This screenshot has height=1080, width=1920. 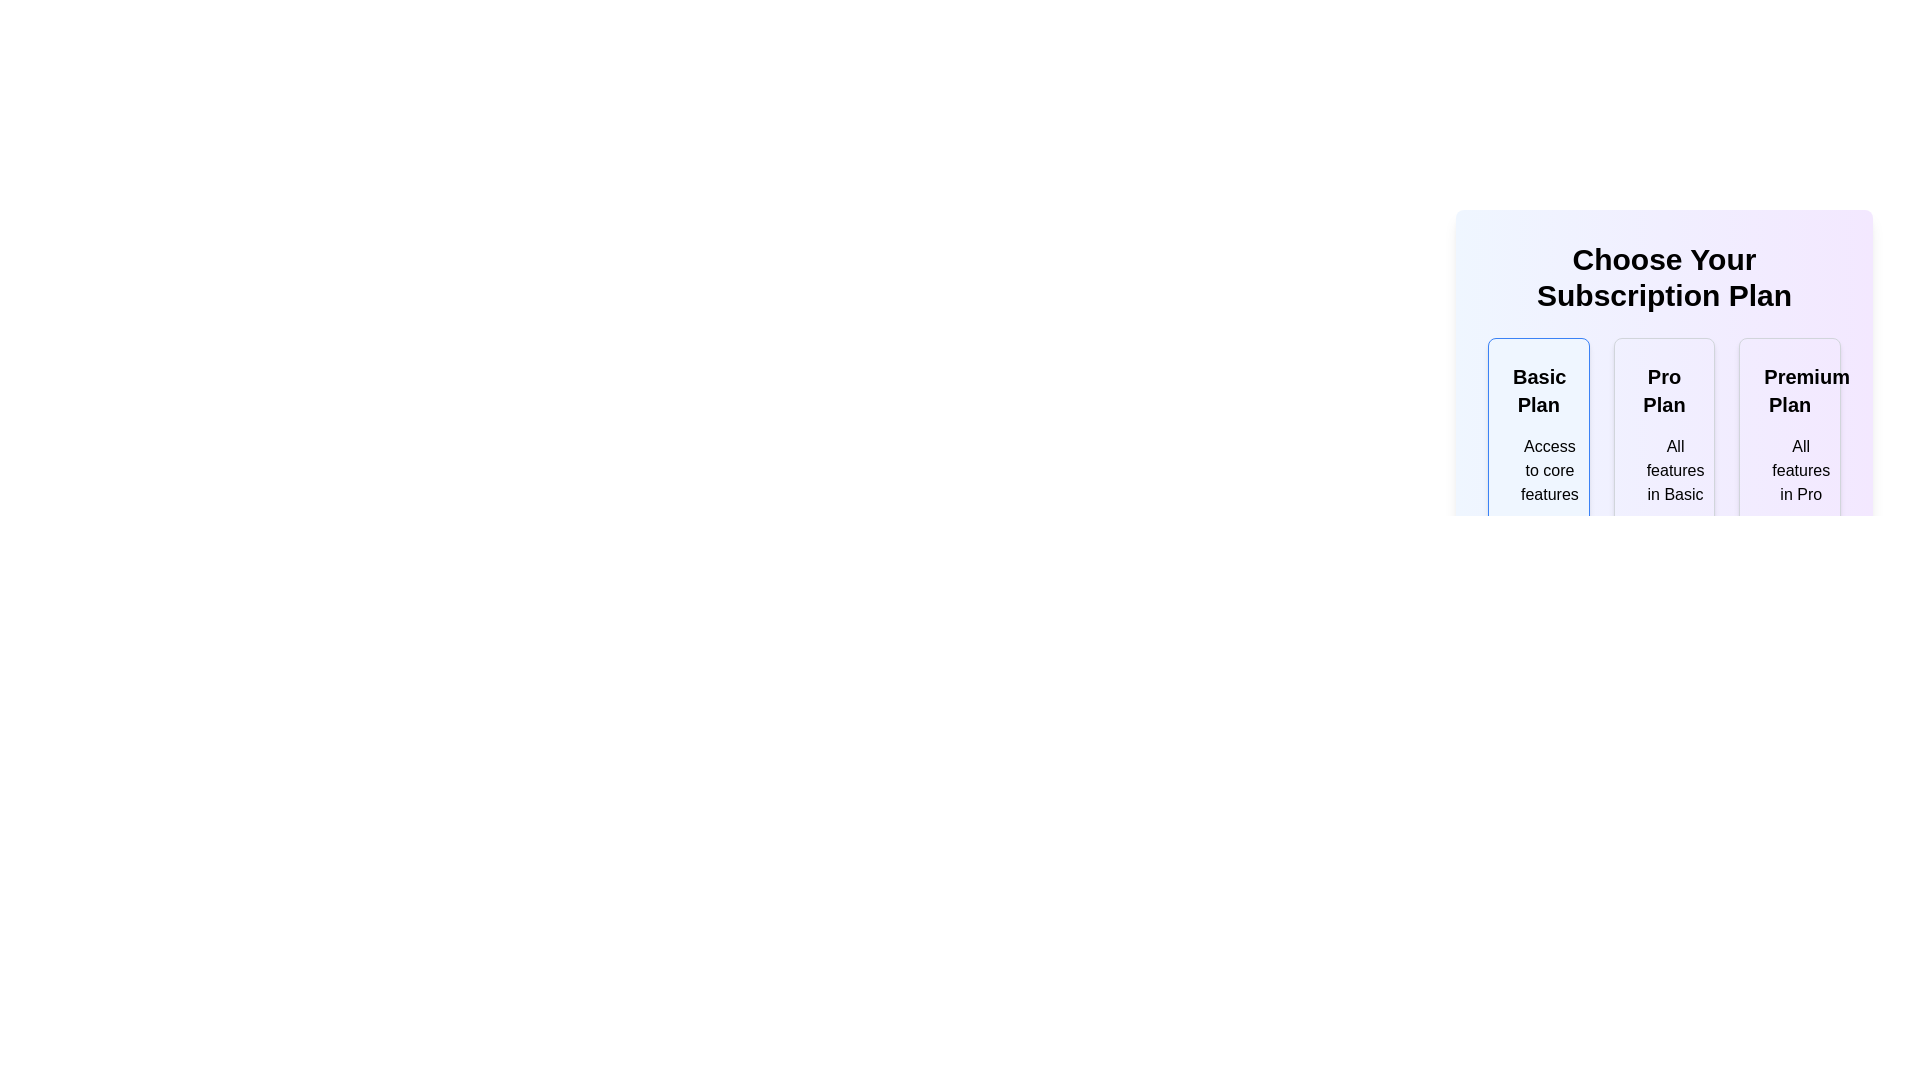 What do you see at coordinates (1790, 390) in the screenshot?
I see `the Text Label that serves as the header for the Premium Plan, located at the top of the rightmost card in a three-card layout` at bounding box center [1790, 390].